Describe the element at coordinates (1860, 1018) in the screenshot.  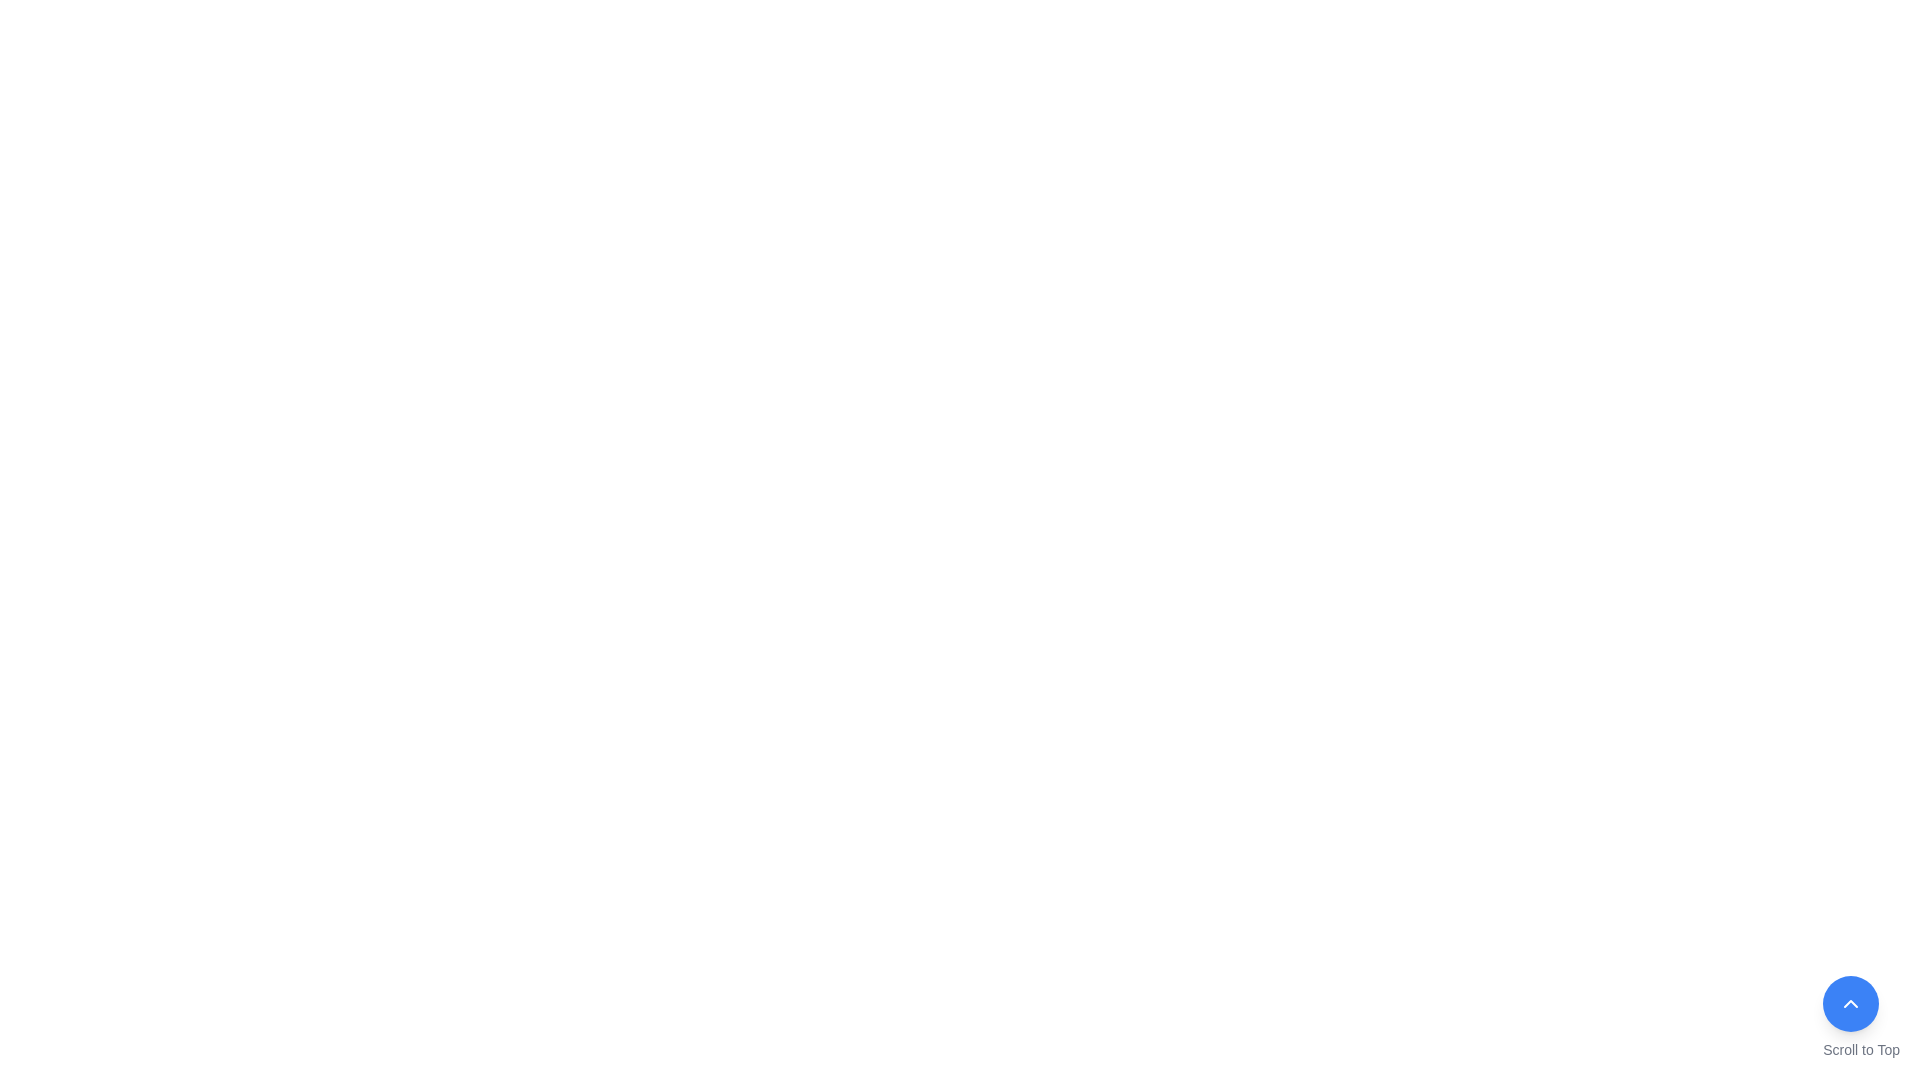
I see `the blue circular button with a white upward arrow icon labeled 'Scroll to Top' located in the bottom-right corner of the interface to change its background color` at that location.